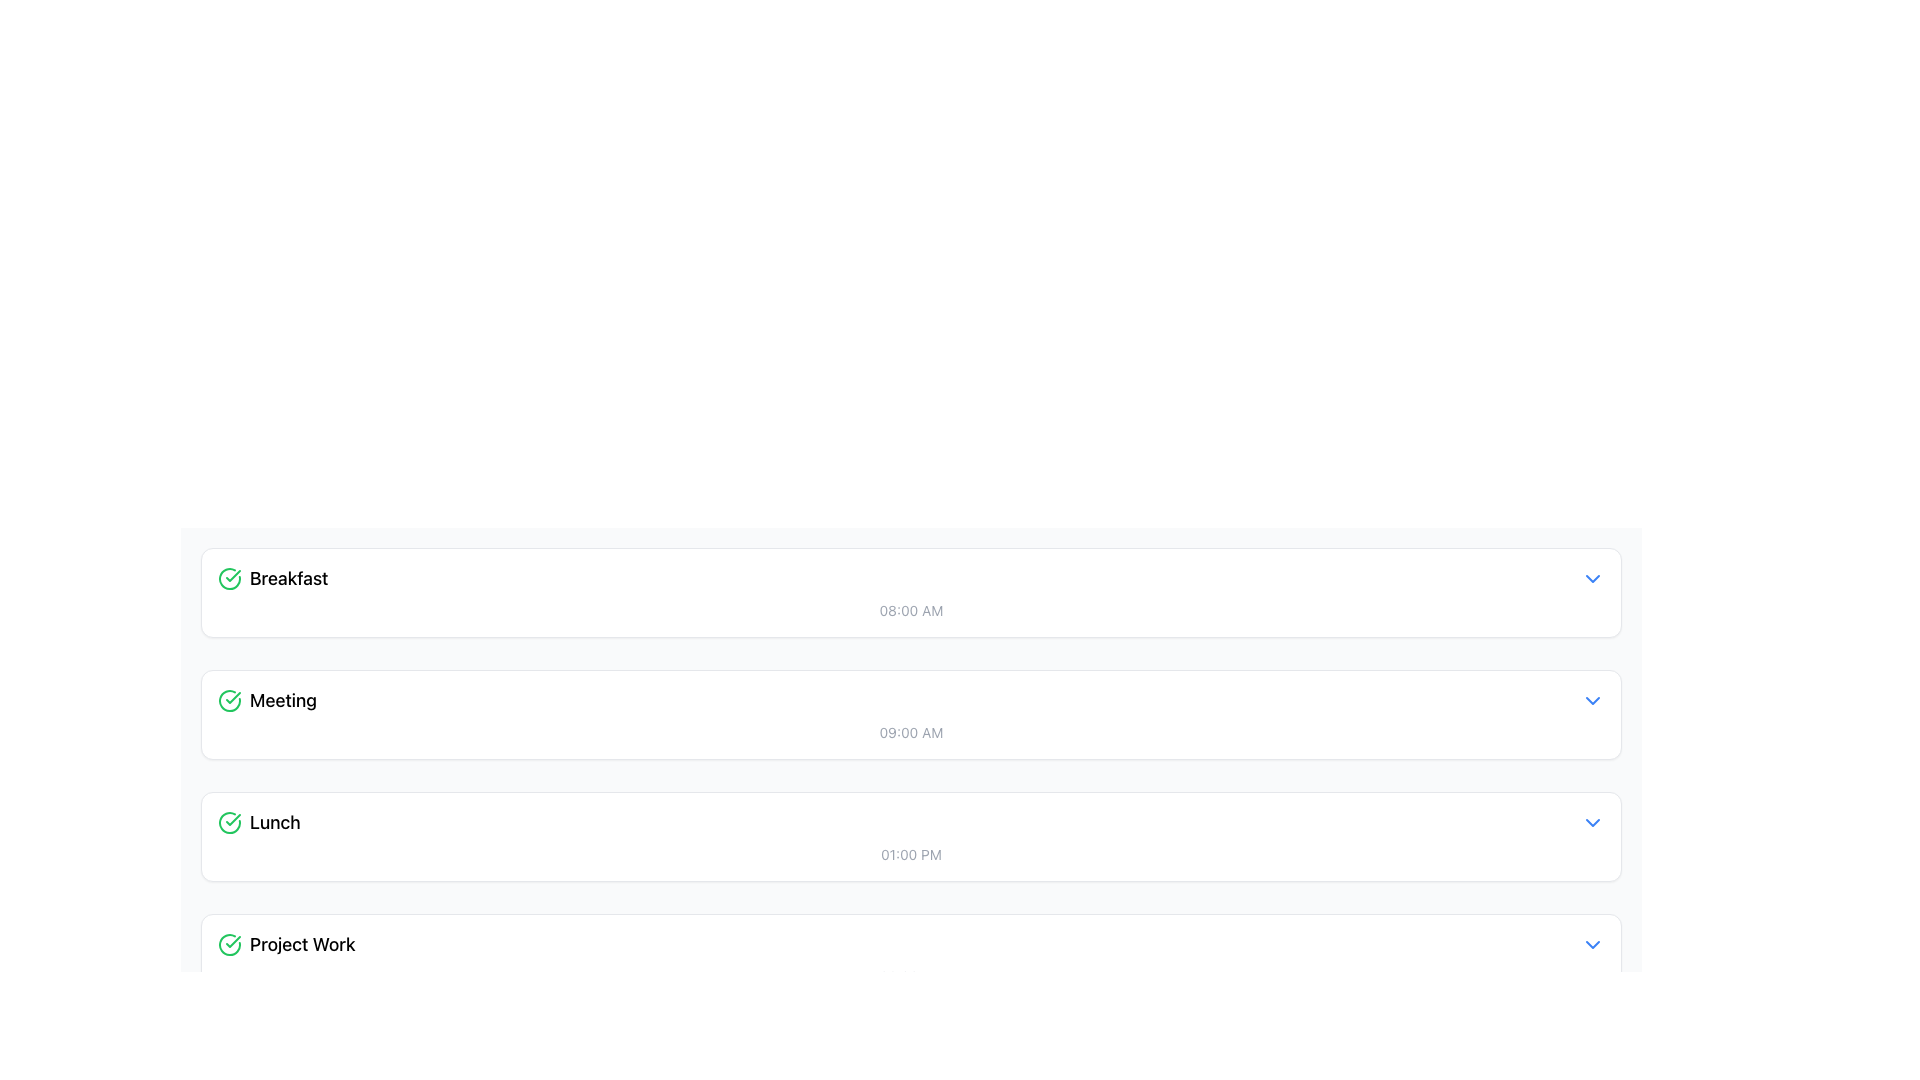 This screenshot has height=1080, width=1920. Describe the element at coordinates (230, 700) in the screenshot. I see `the completed task icon for the 'Meeting' entry in the list, which is positioned to the left of the text 'Meeting'` at that location.